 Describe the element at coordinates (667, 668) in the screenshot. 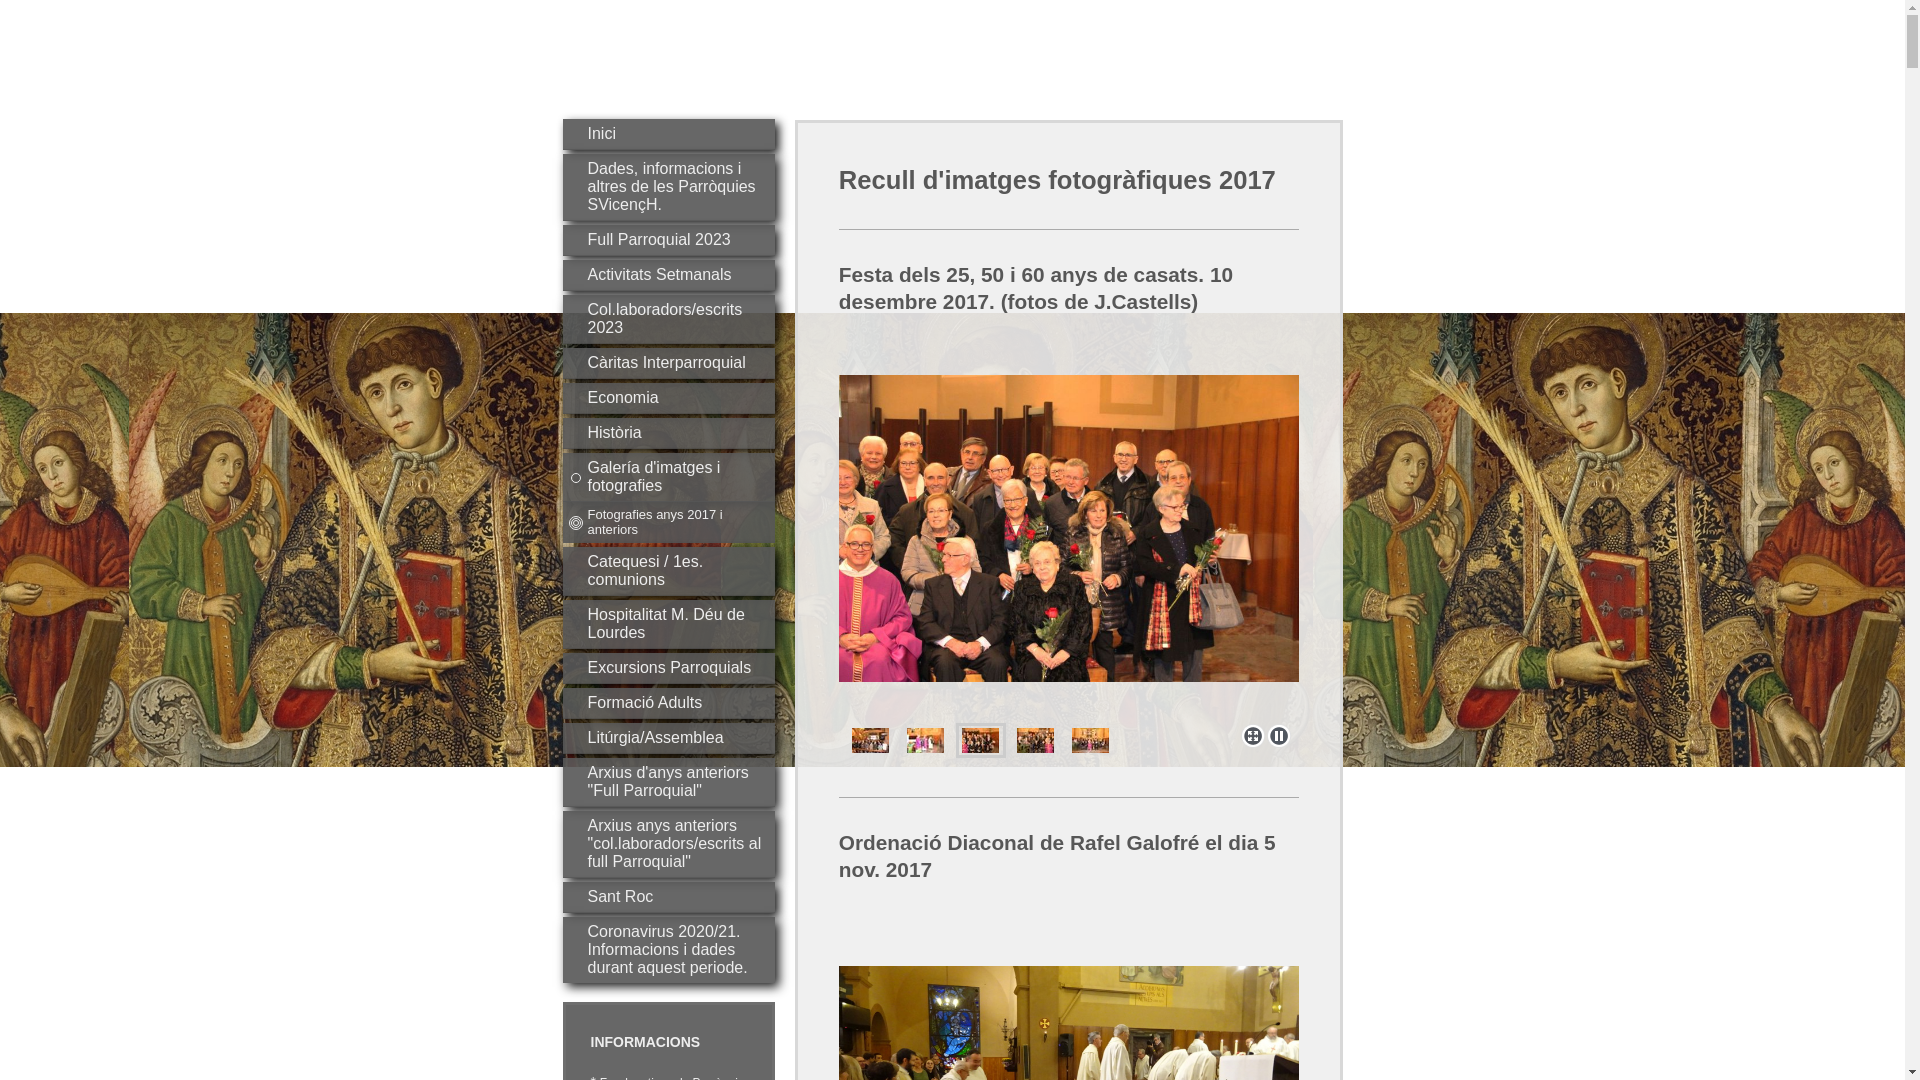

I see `'Excursions Parroquials'` at that location.